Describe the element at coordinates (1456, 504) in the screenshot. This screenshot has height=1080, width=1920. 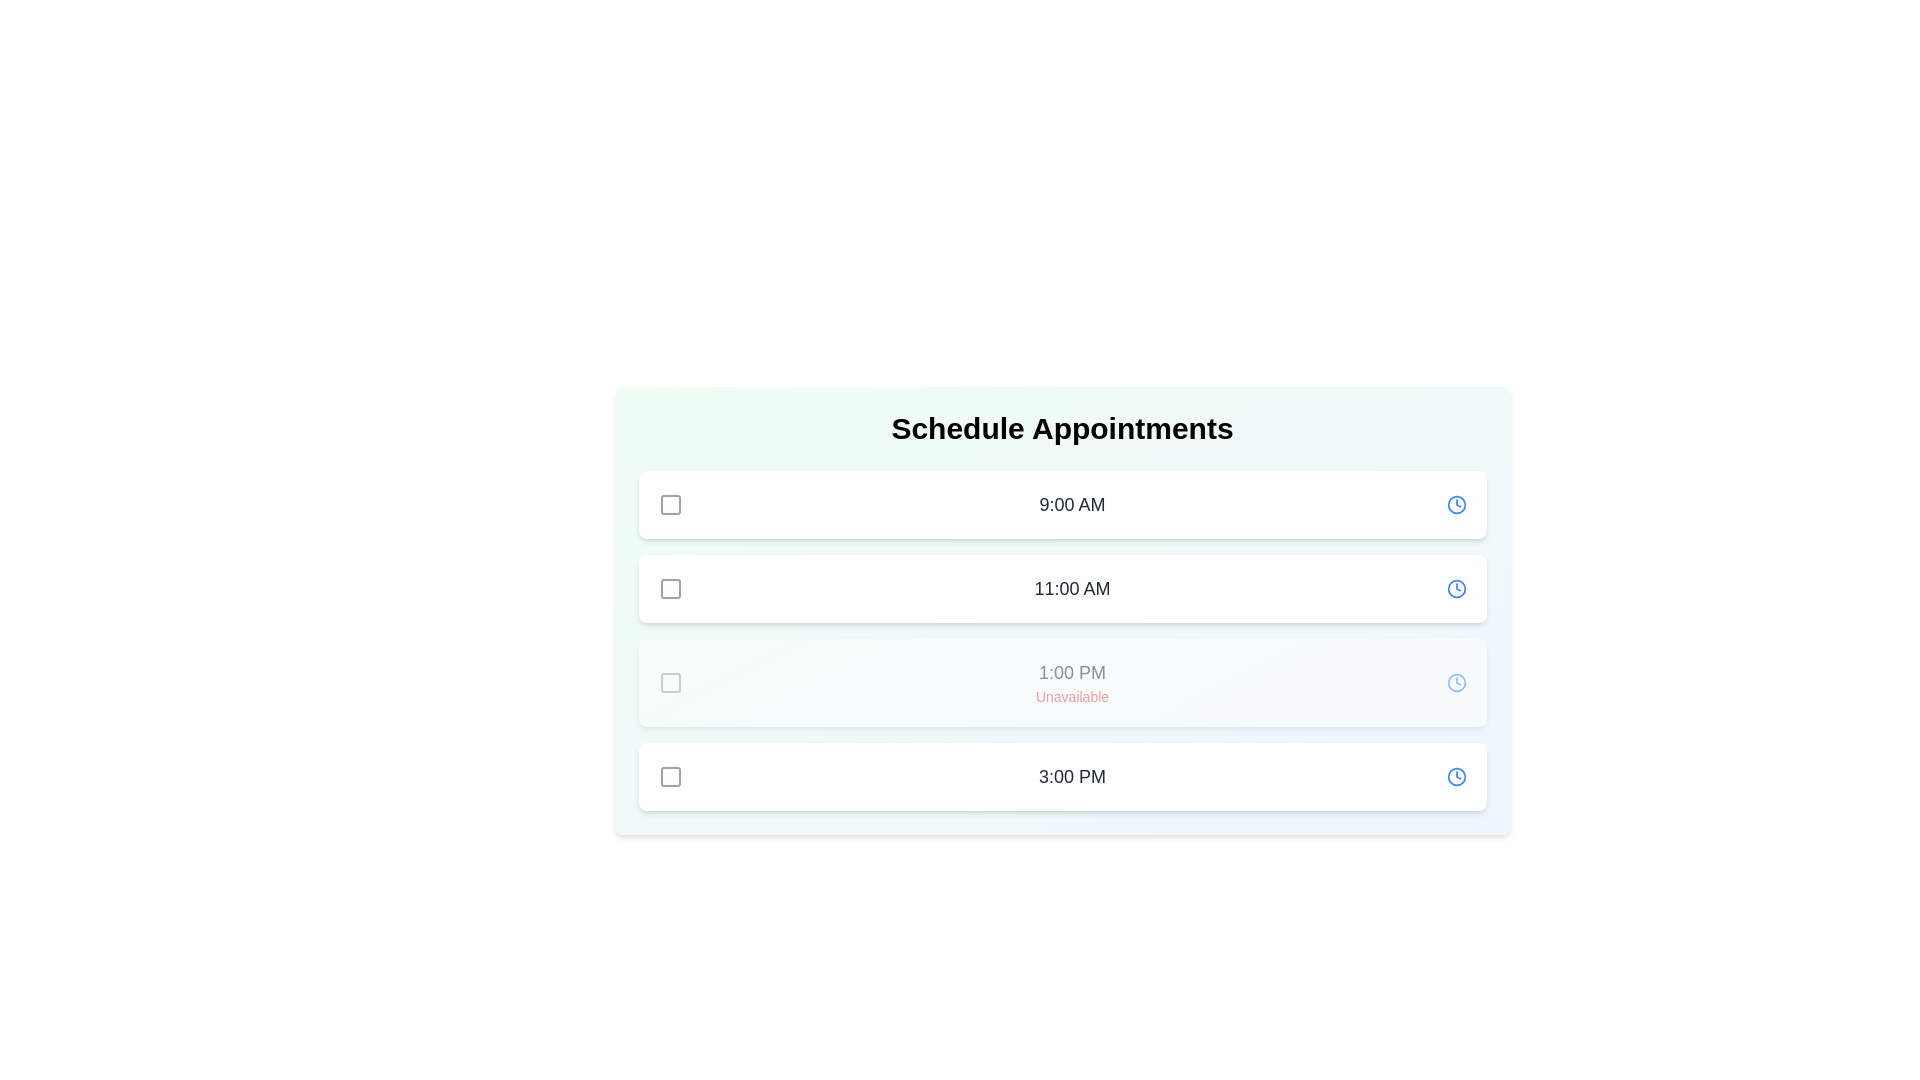
I see `the clock icon next to the time slot 9:00 AM` at that location.